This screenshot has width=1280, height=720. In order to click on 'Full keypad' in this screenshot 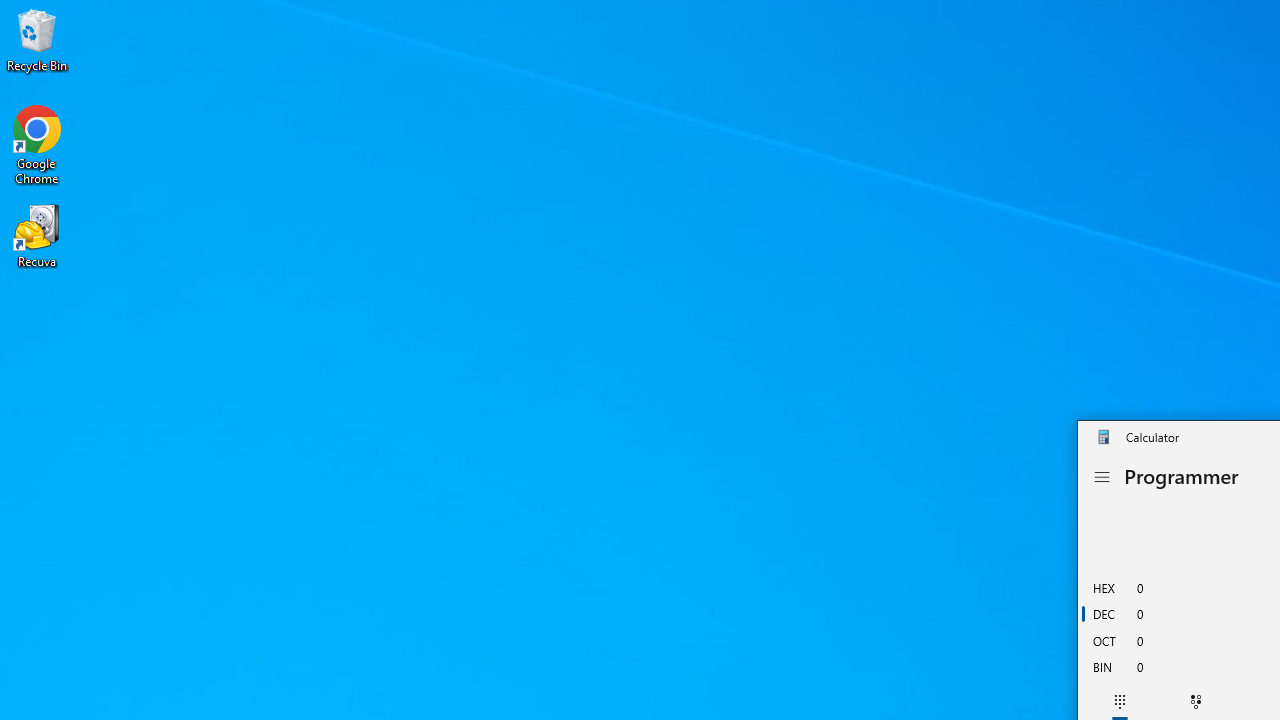, I will do `click(1118, 701)`.